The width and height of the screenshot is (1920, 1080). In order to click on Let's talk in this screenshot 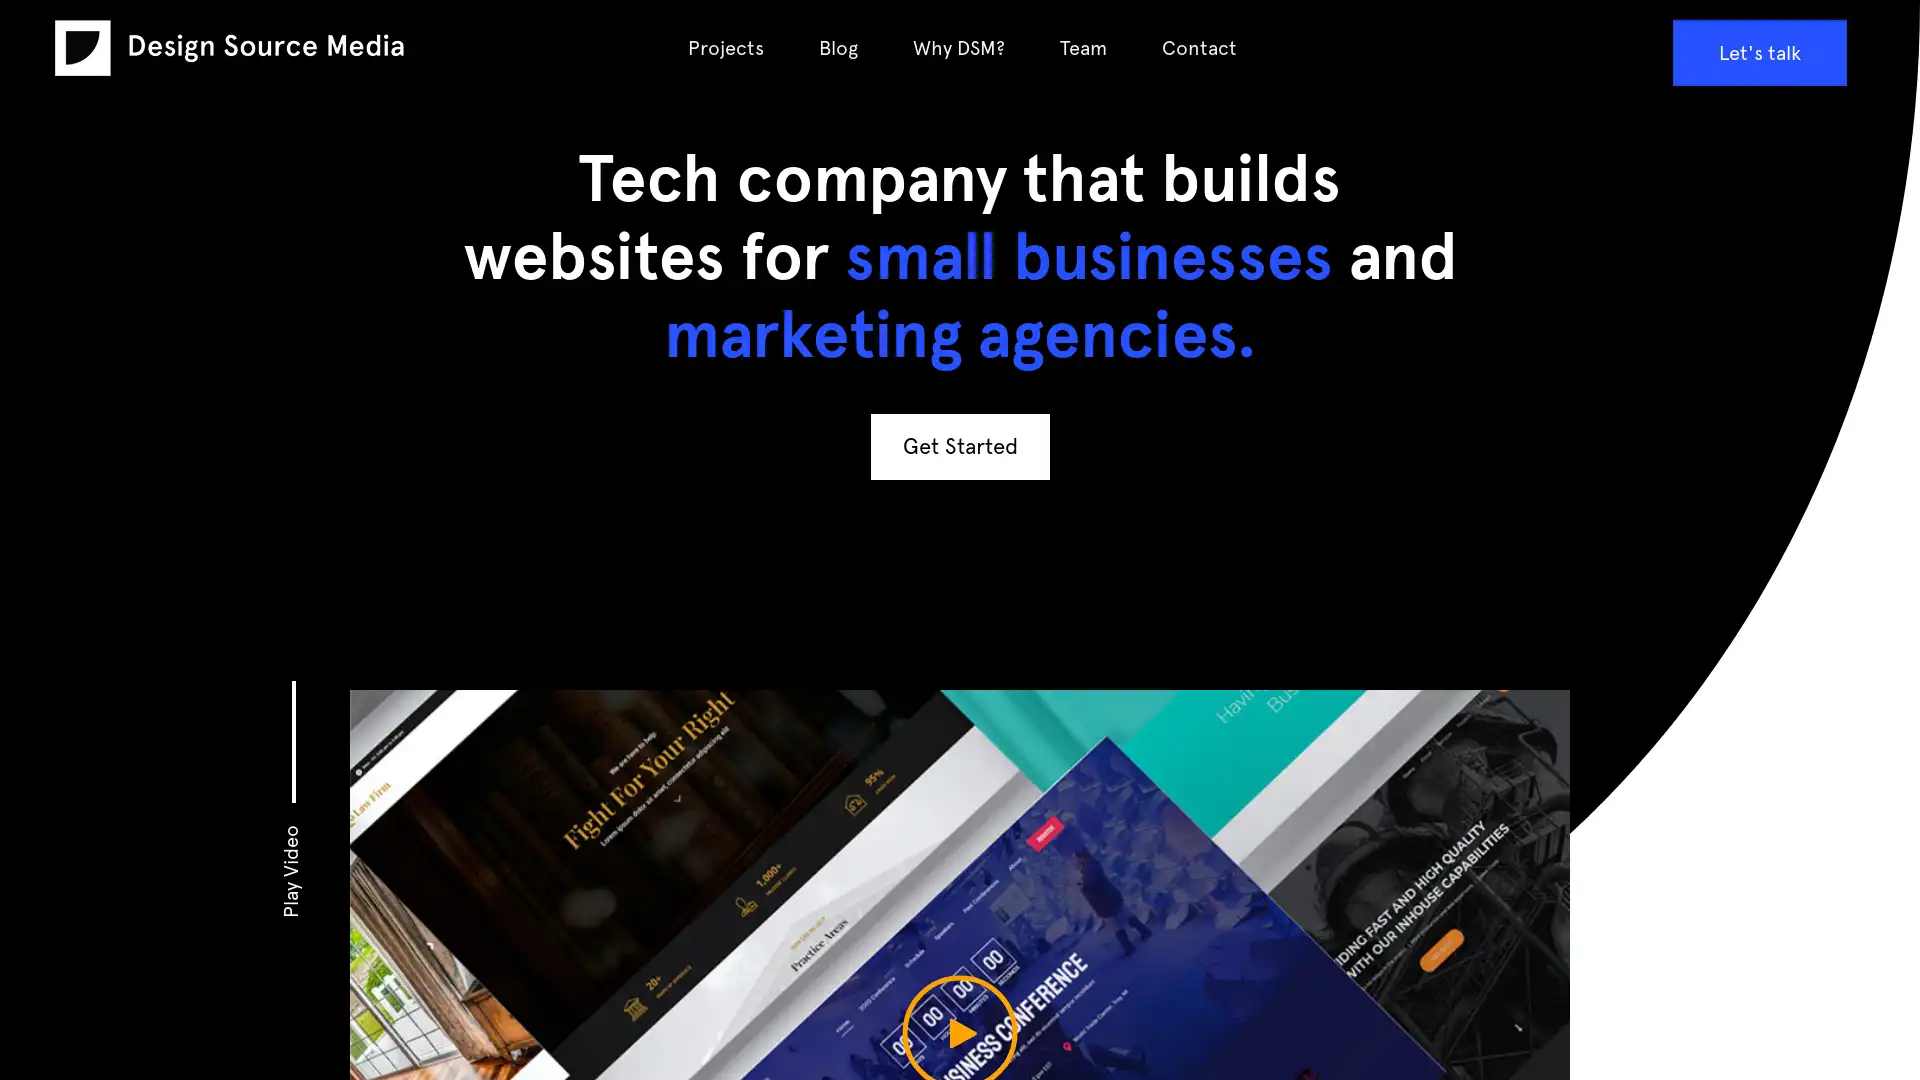, I will do `click(1757, 52)`.